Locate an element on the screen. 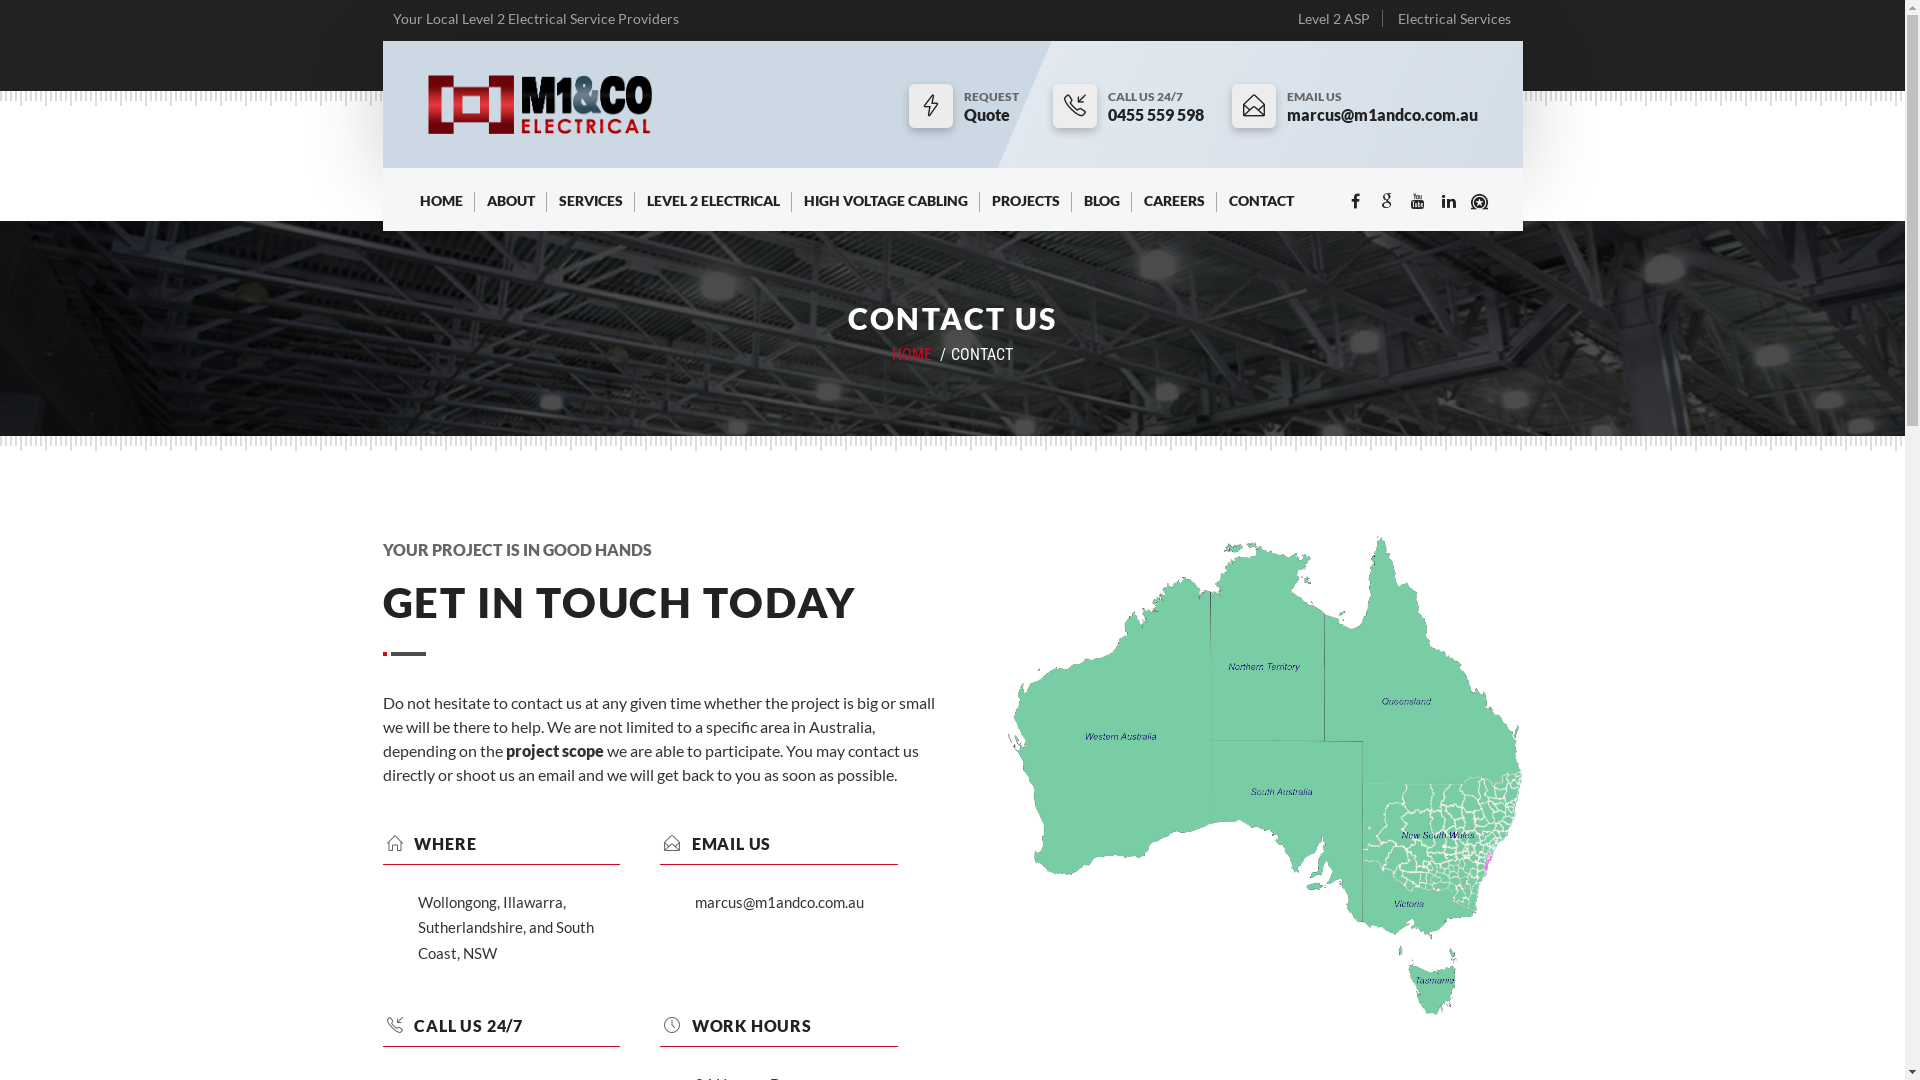 Image resolution: width=1920 pixels, height=1080 pixels. 'HOME' is located at coordinates (407, 209).